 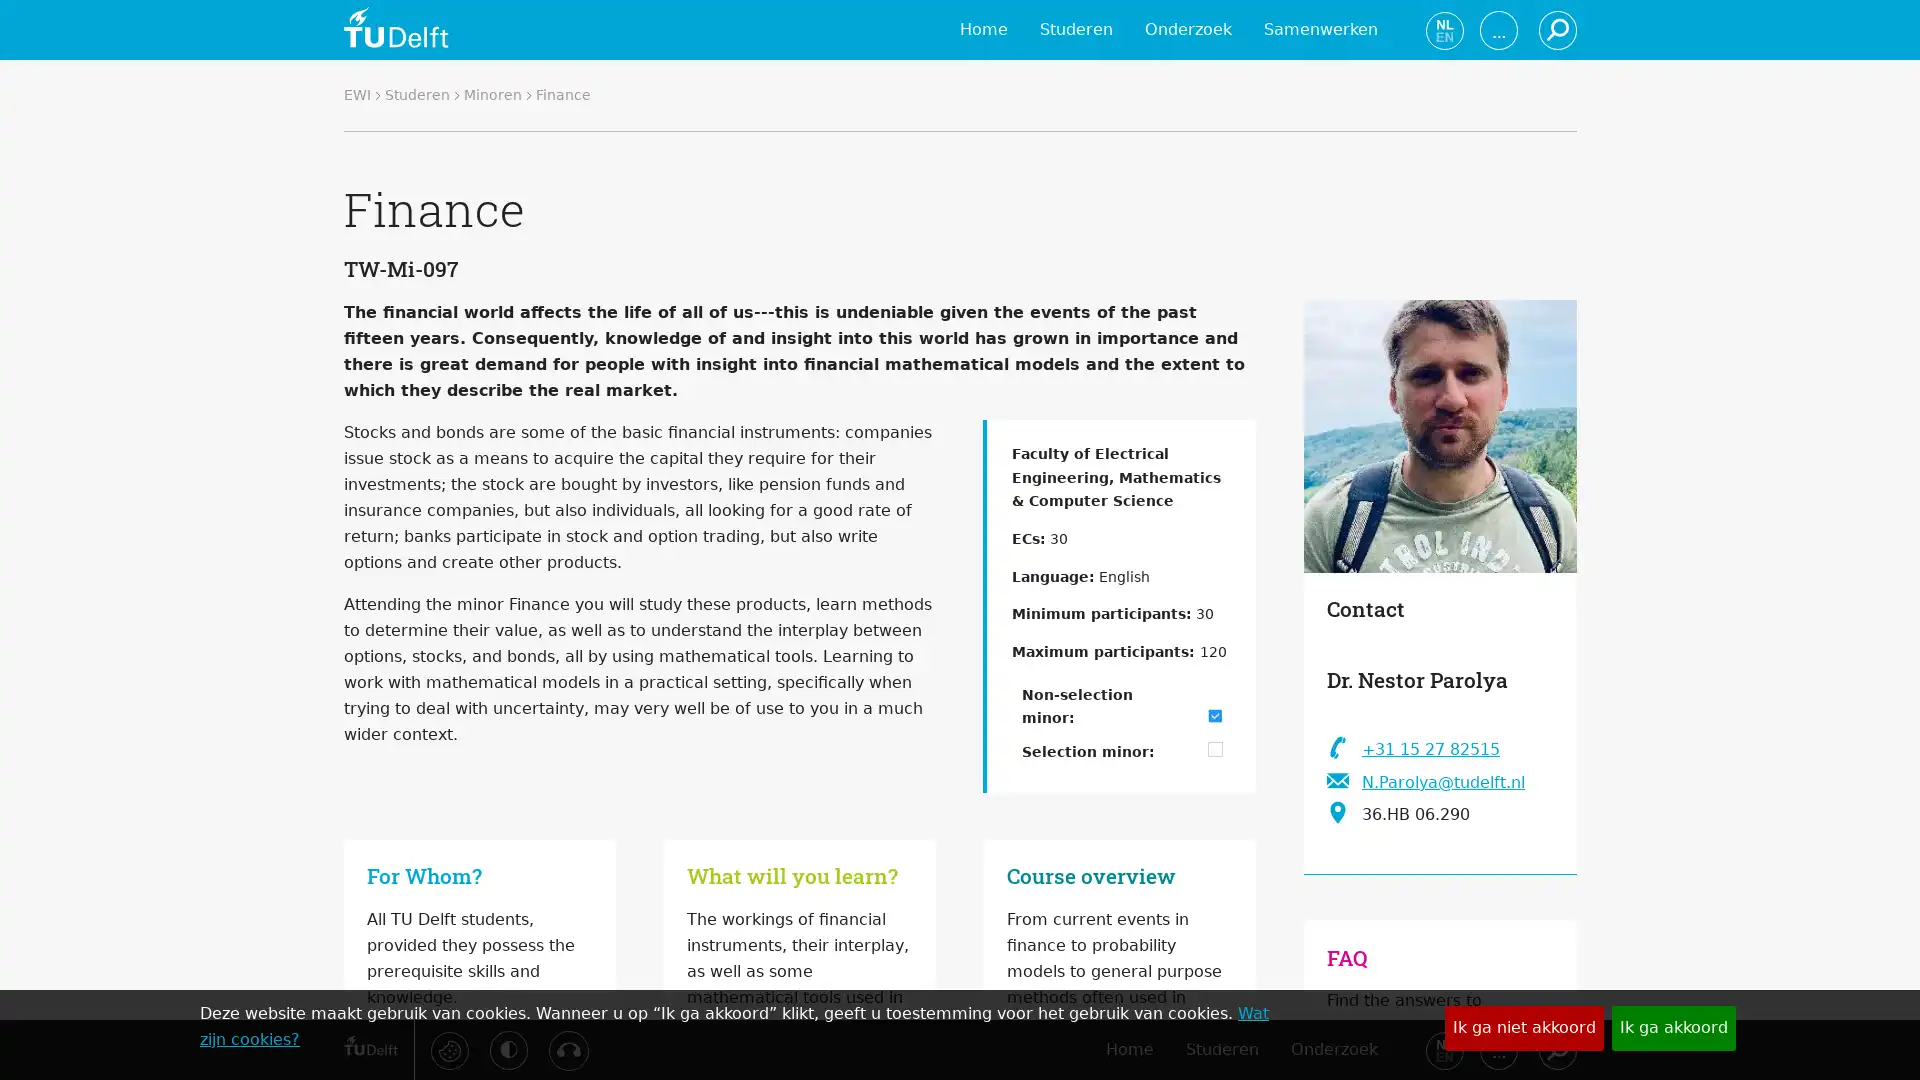 What do you see at coordinates (508, 1048) in the screenshot?
I see `Activeer hoog contrast` at bounding box center [508, 1048].